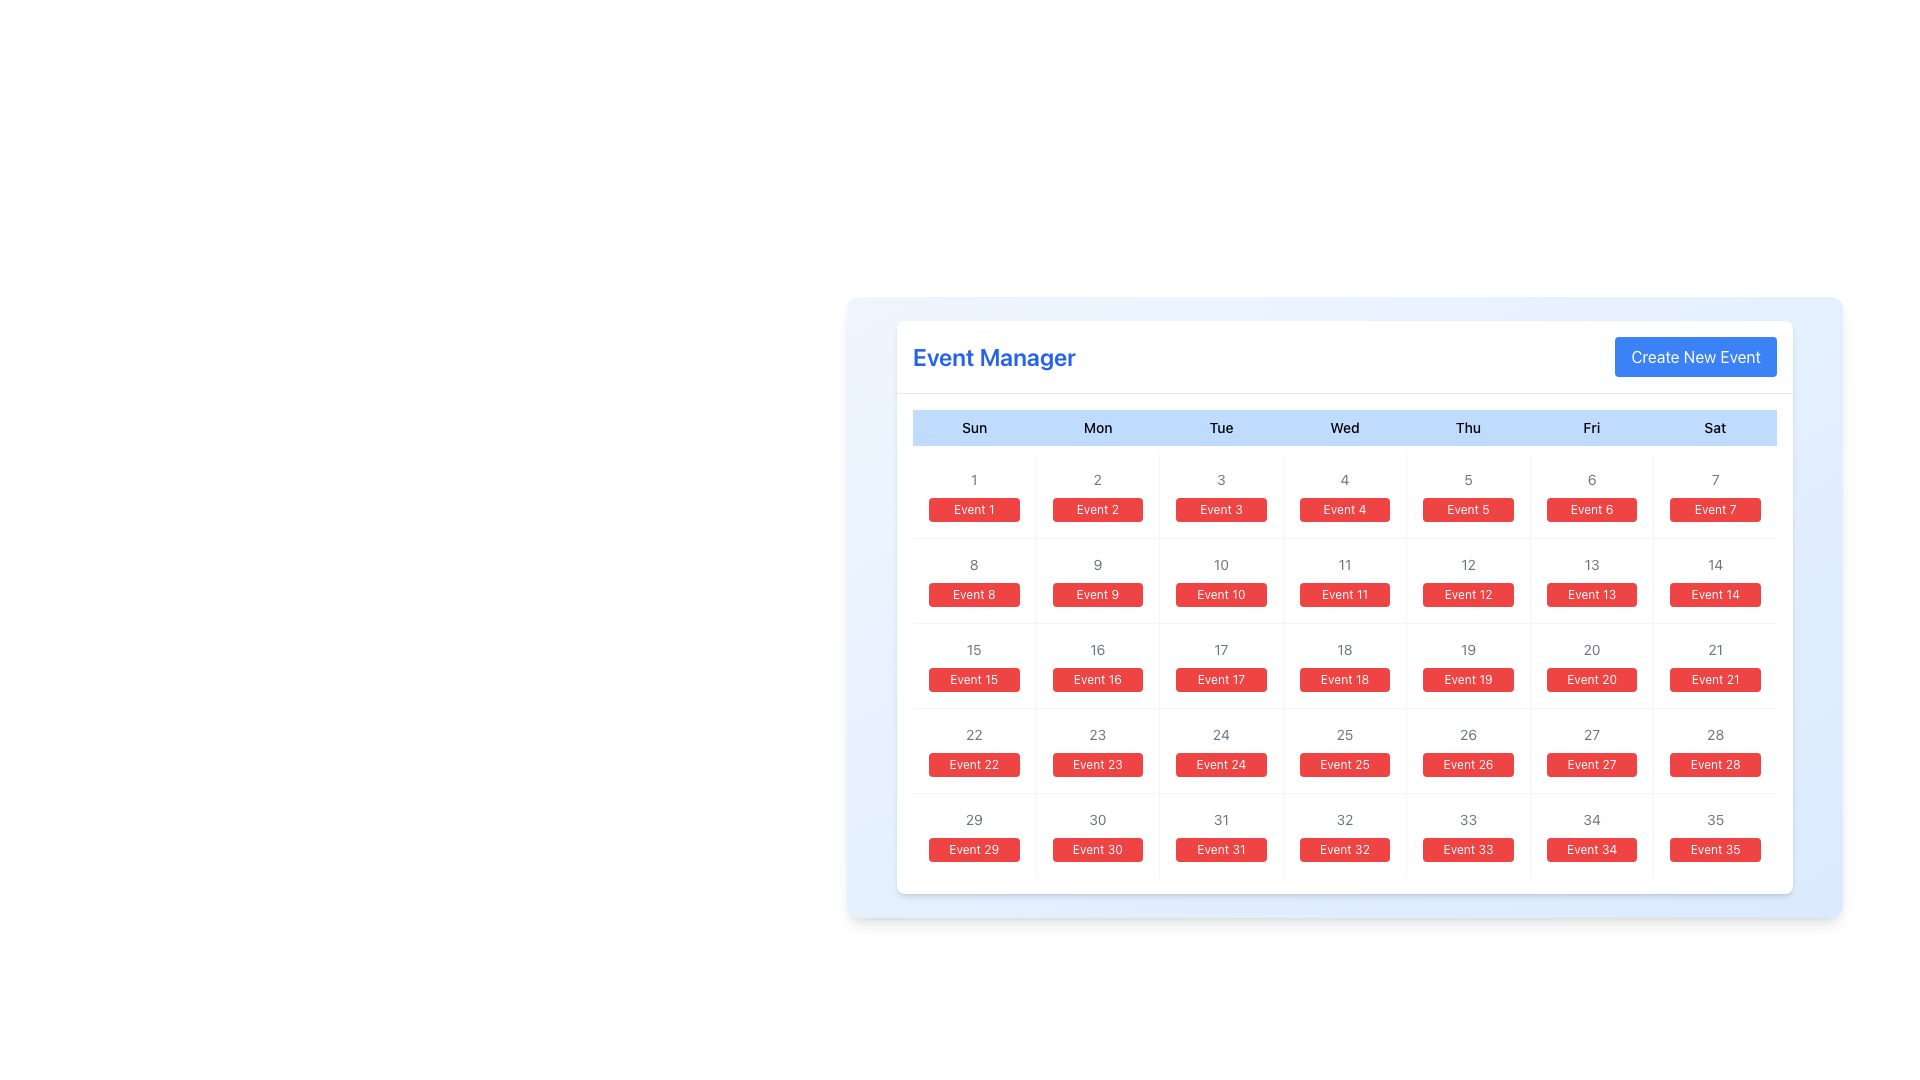 Image resolution: width=1920 pixels, height=1080 pixels. What do you see at coordinates (1591, 508) in the screenshot?
I see `the rectangular button with a red background and white text labeled 'Event 6', located in the Friday column of the calendar grid interface` at bounding box center [1591, 508].